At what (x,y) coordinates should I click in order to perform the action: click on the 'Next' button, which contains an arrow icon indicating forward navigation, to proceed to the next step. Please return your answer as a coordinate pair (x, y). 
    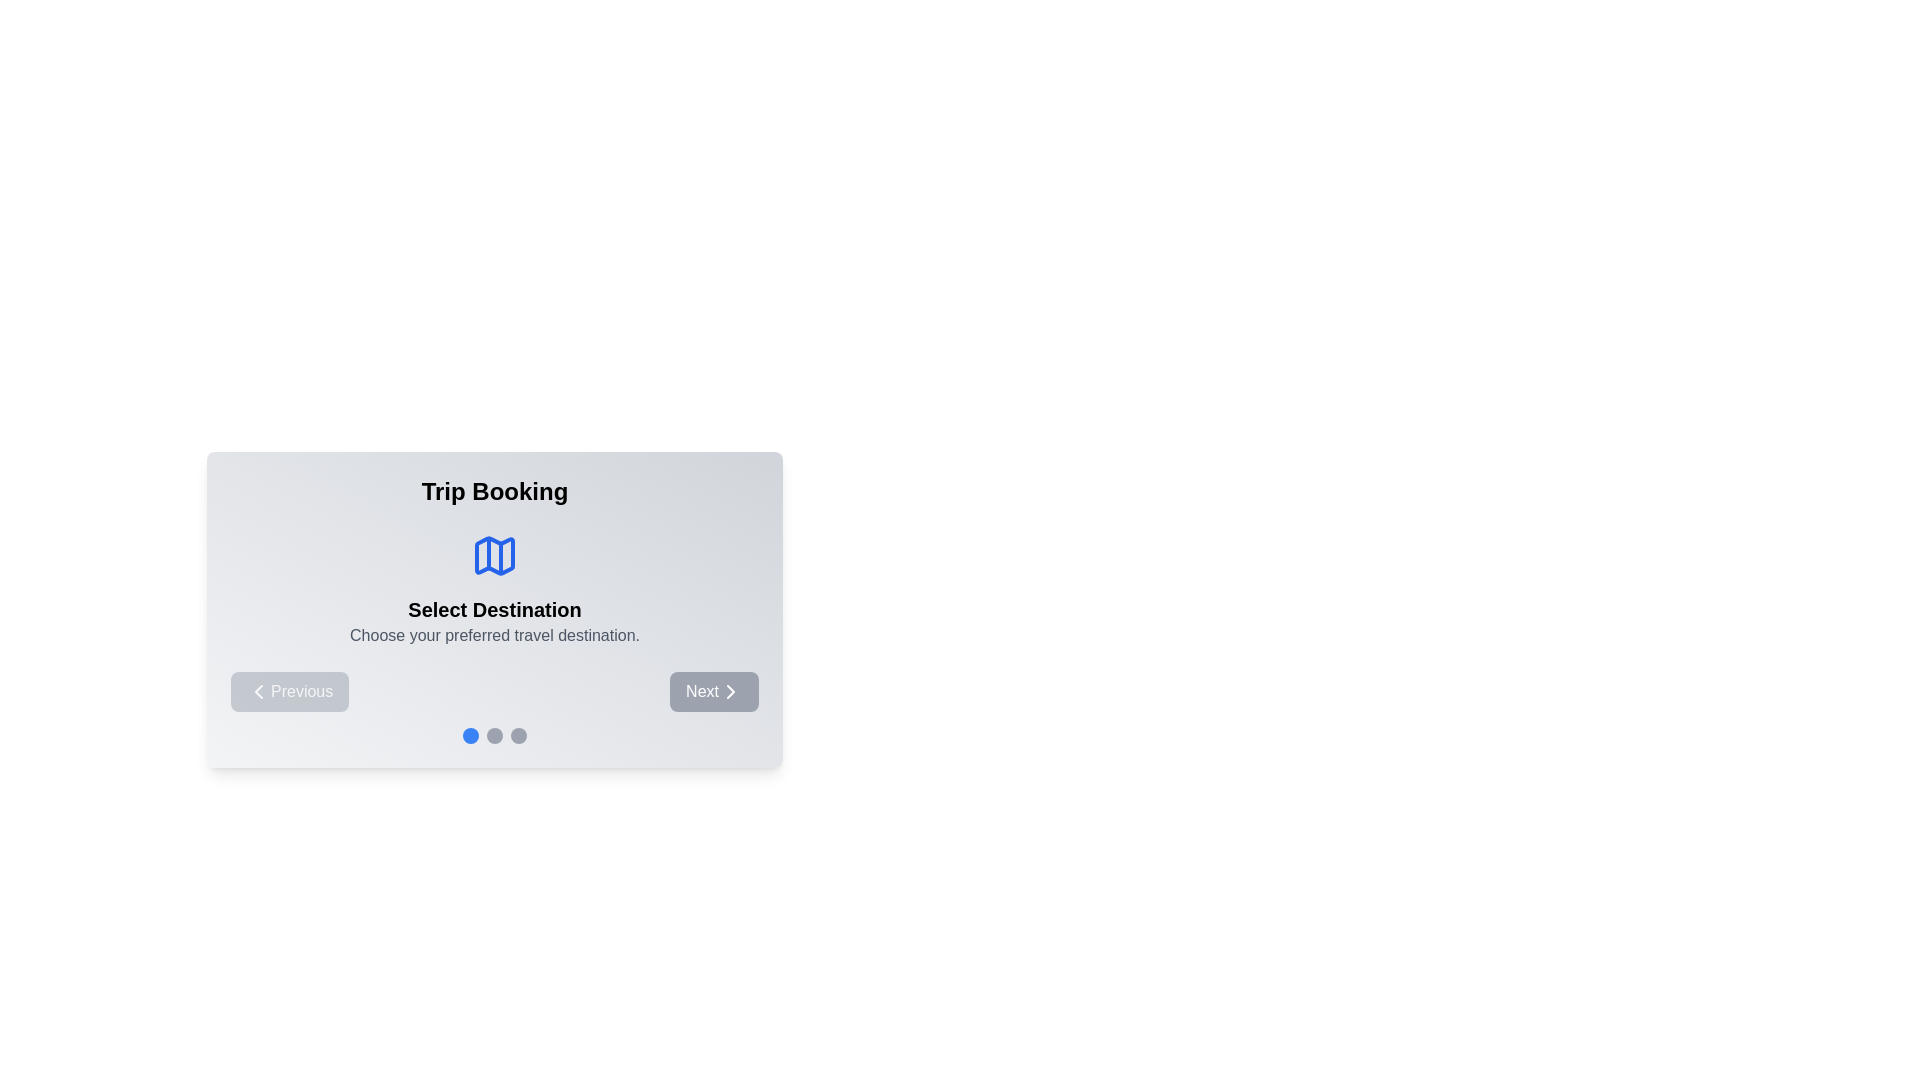
    Looking at the image, I should click on (729, 690).